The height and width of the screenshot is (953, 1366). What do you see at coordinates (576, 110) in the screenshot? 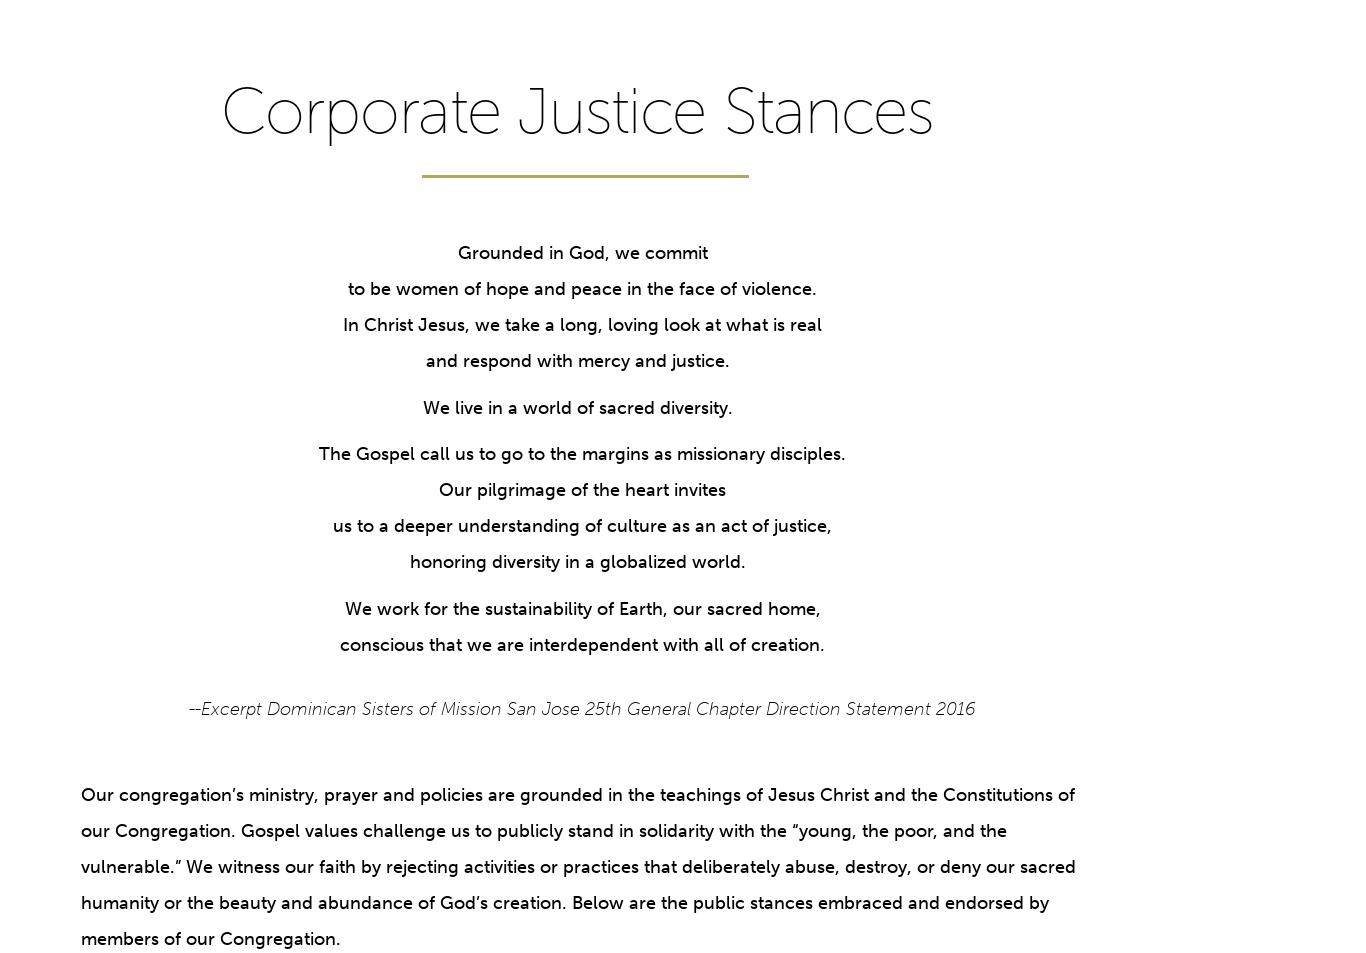
I see `'Corporate Justice Stances'` at bounding box center [576, 110].